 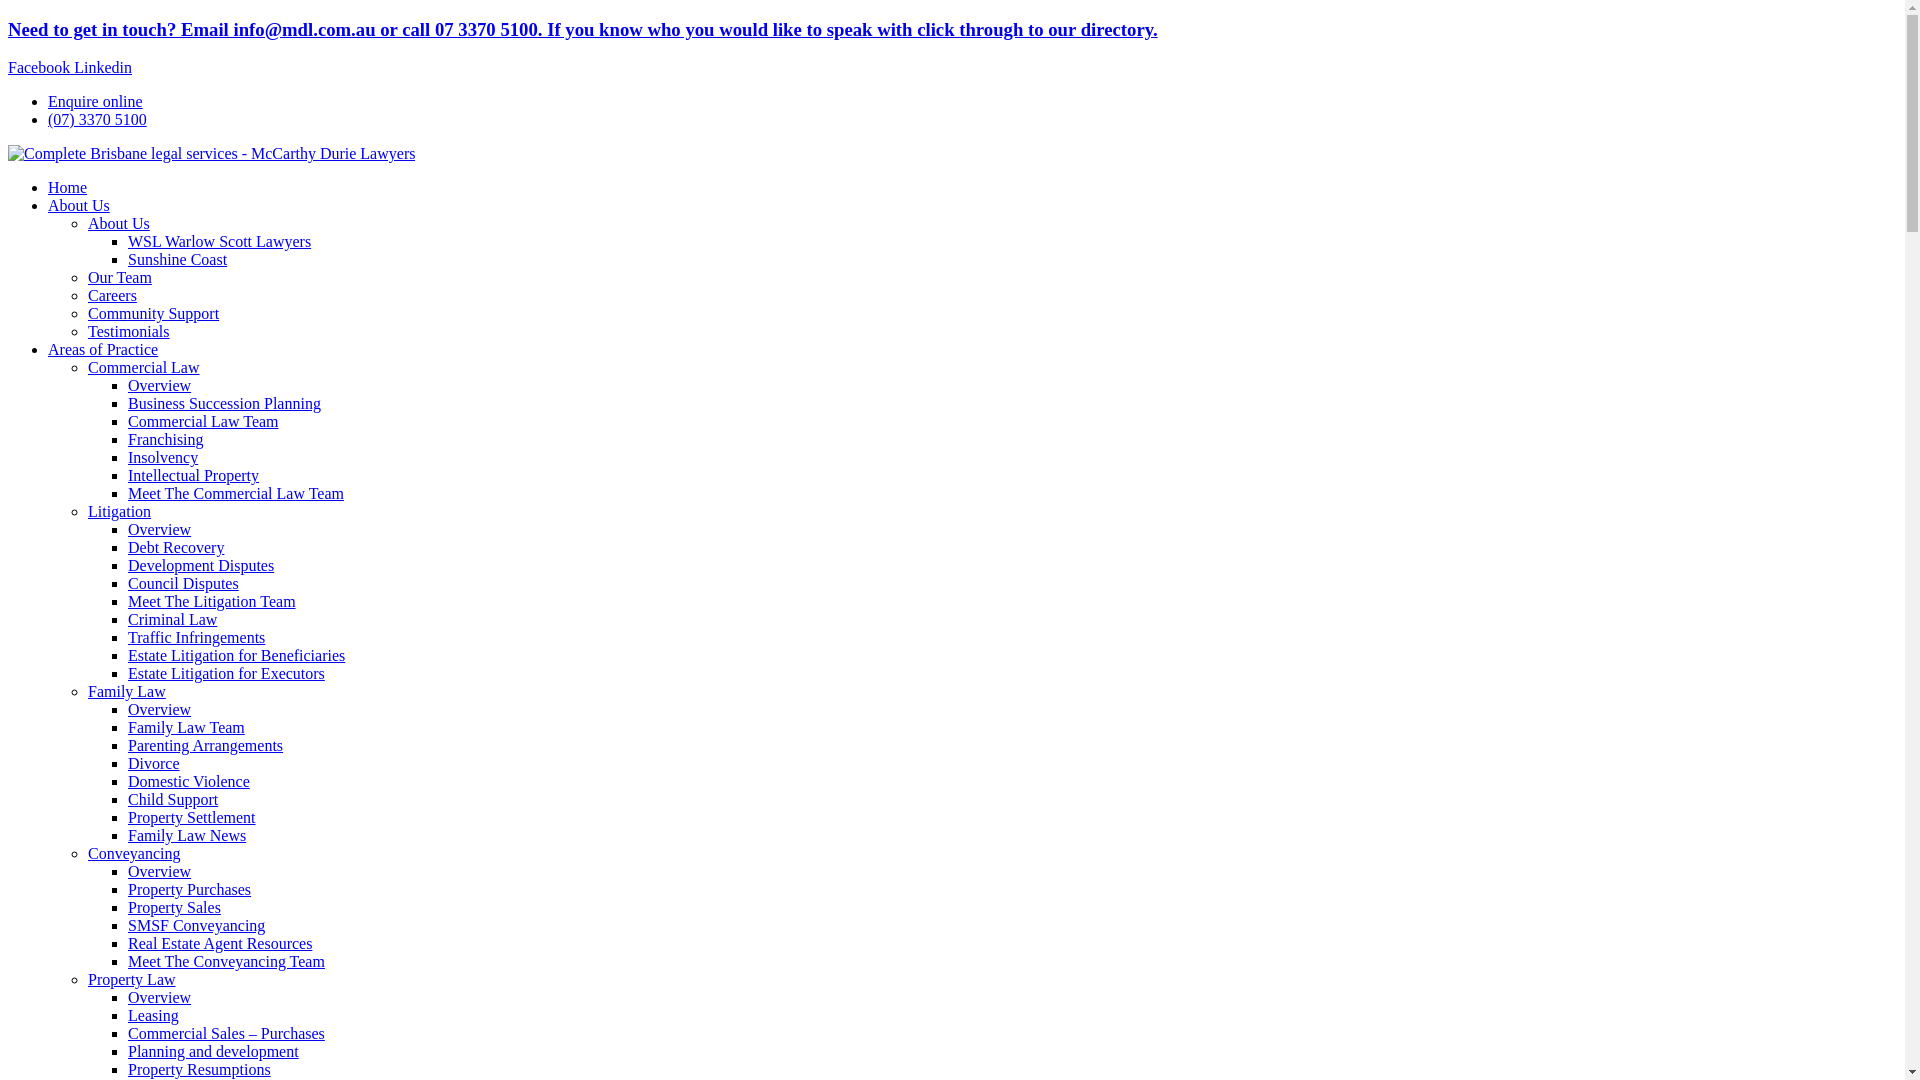 What do you see at coordinates (127, 583) in the screenshot?
I see `'Council Disputes'` at bounding box center [127, 583].